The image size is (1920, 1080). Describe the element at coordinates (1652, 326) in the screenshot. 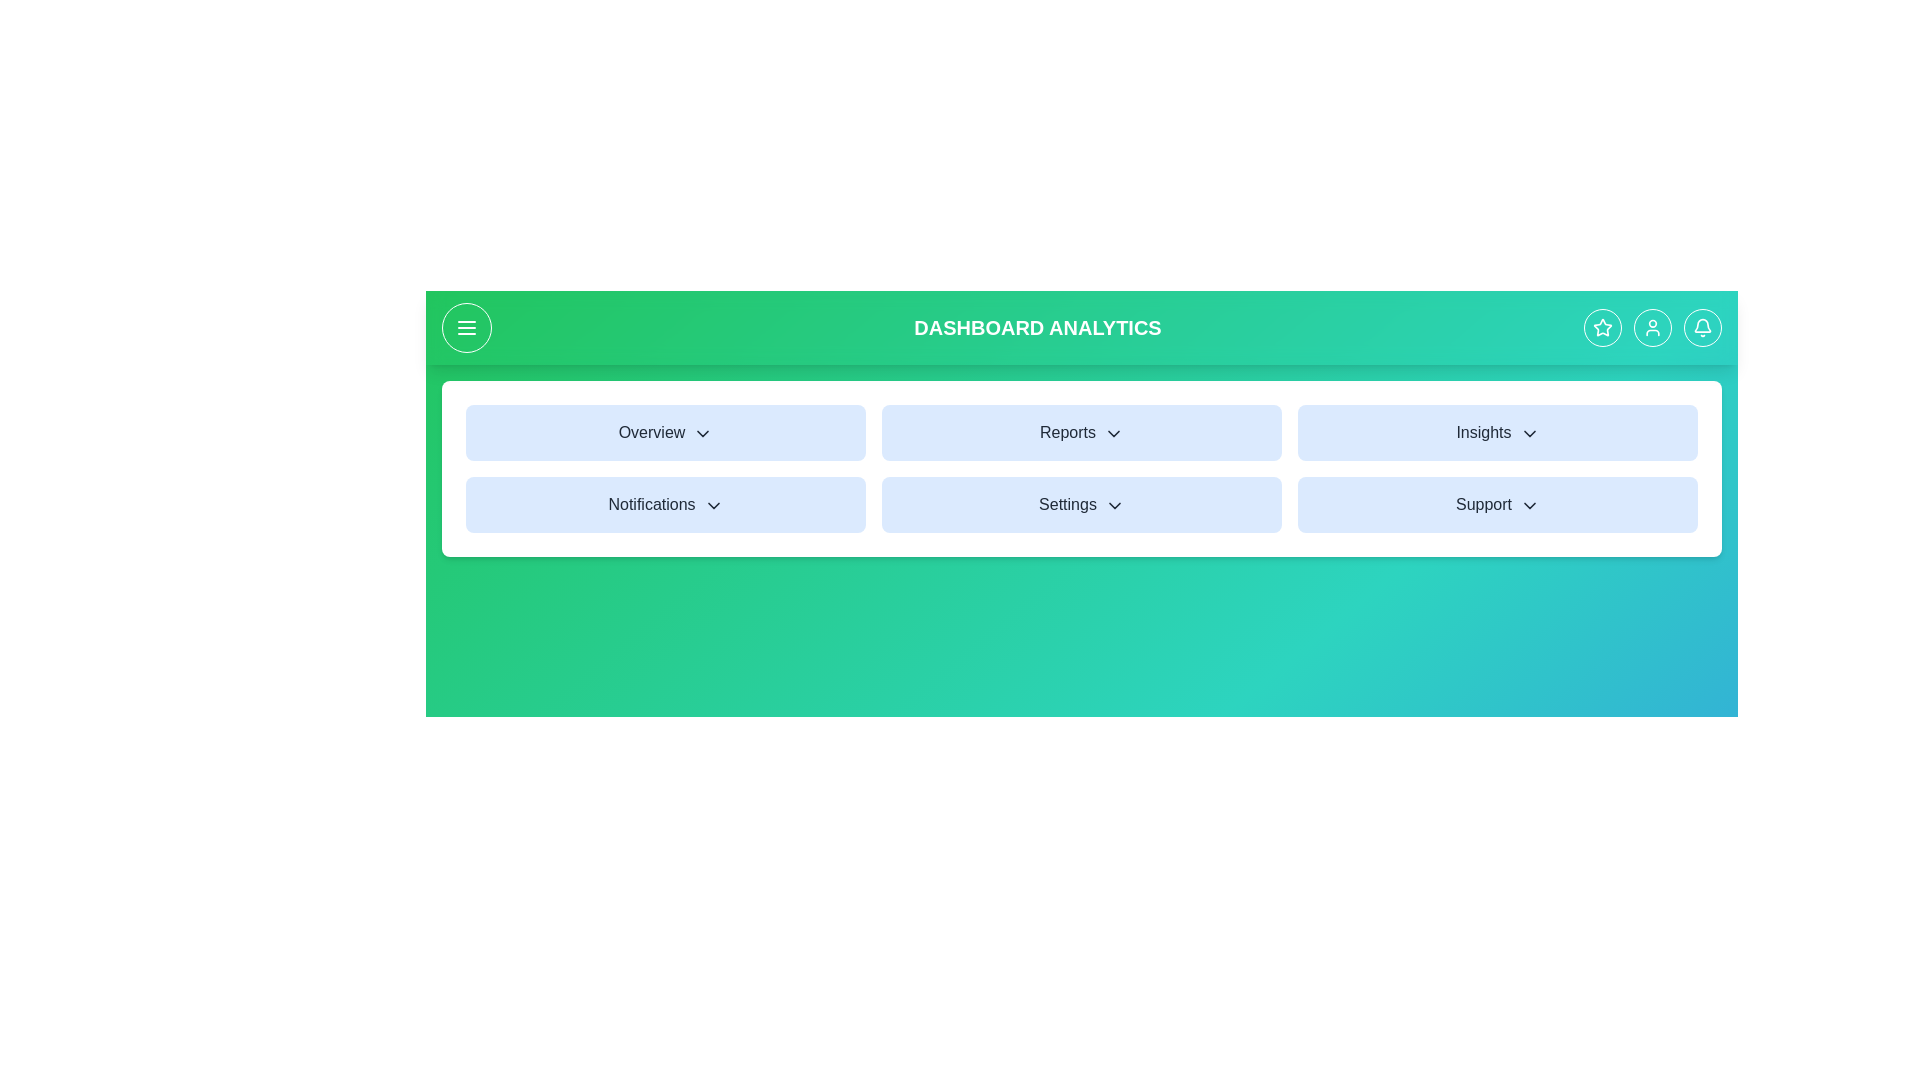

I see `the User icon in the top right corner` at that location.